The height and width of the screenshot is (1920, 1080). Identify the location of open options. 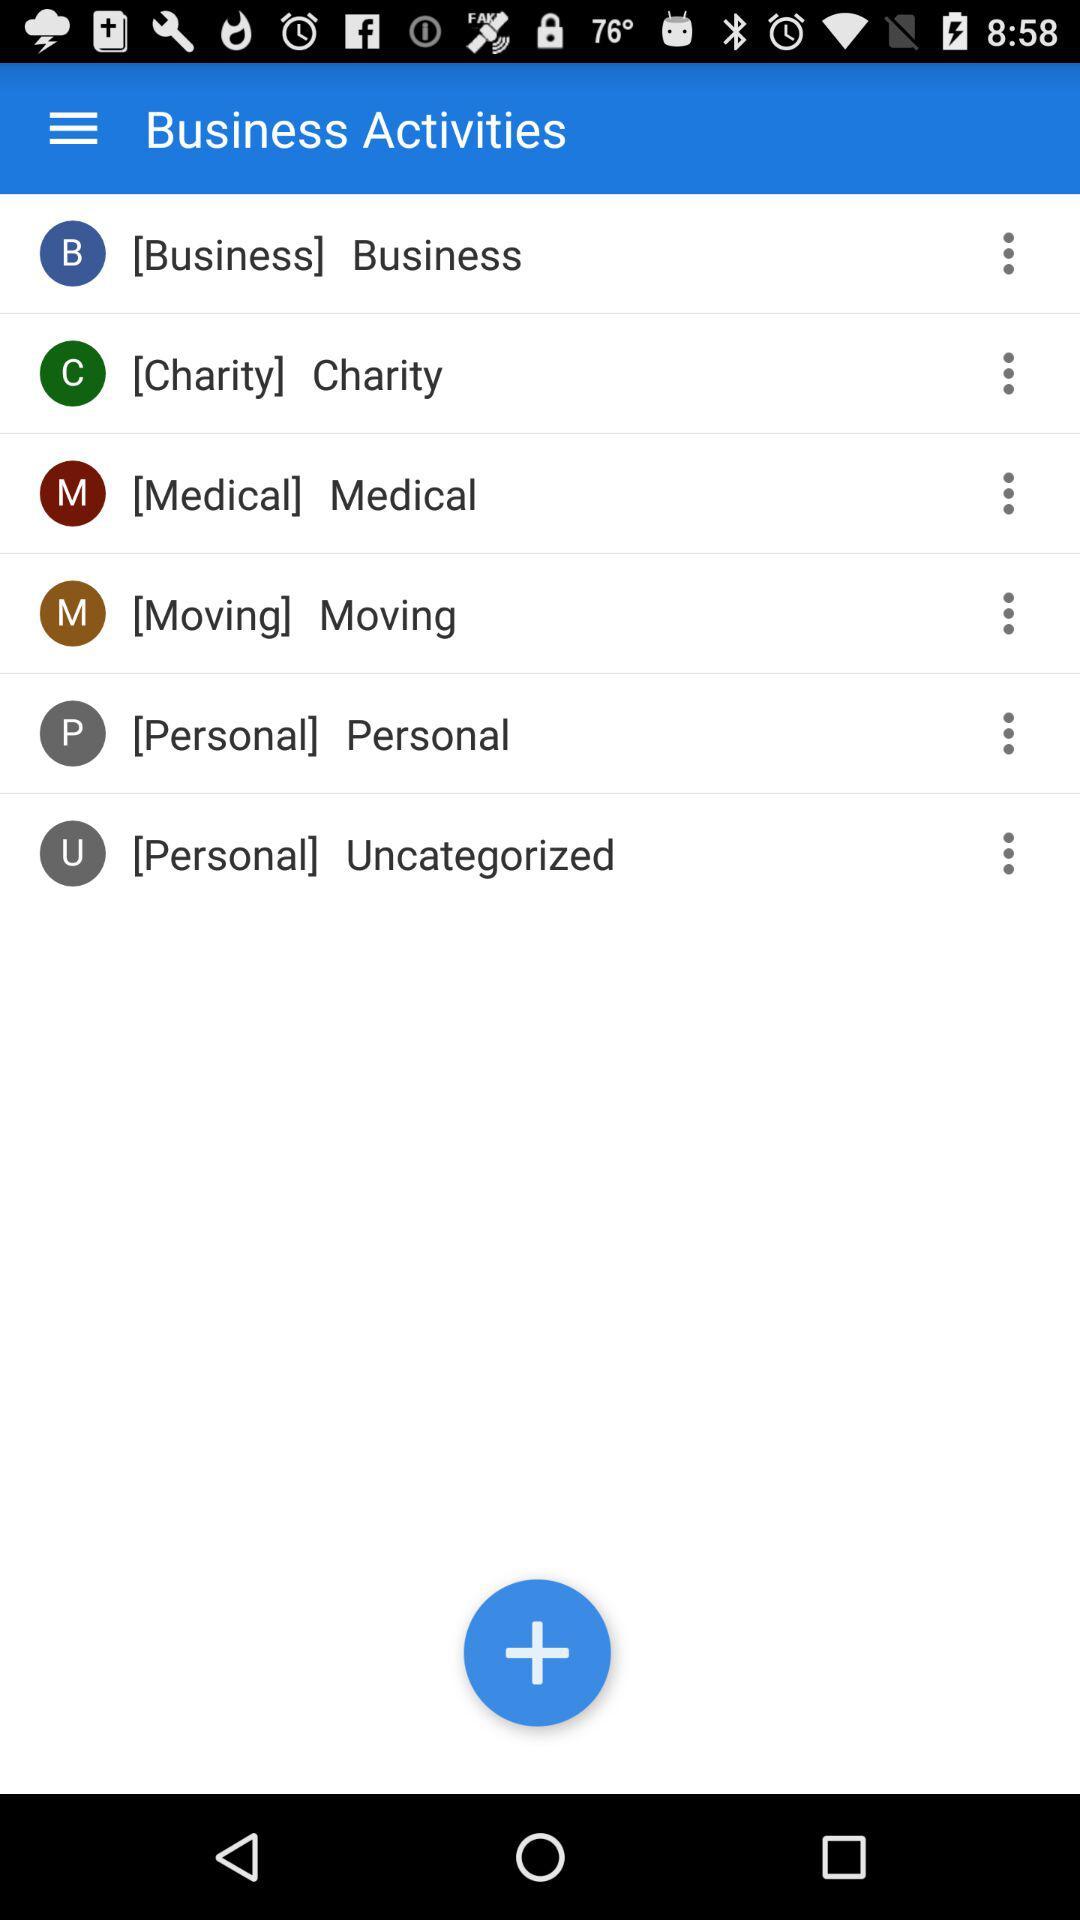
(1015, 853).